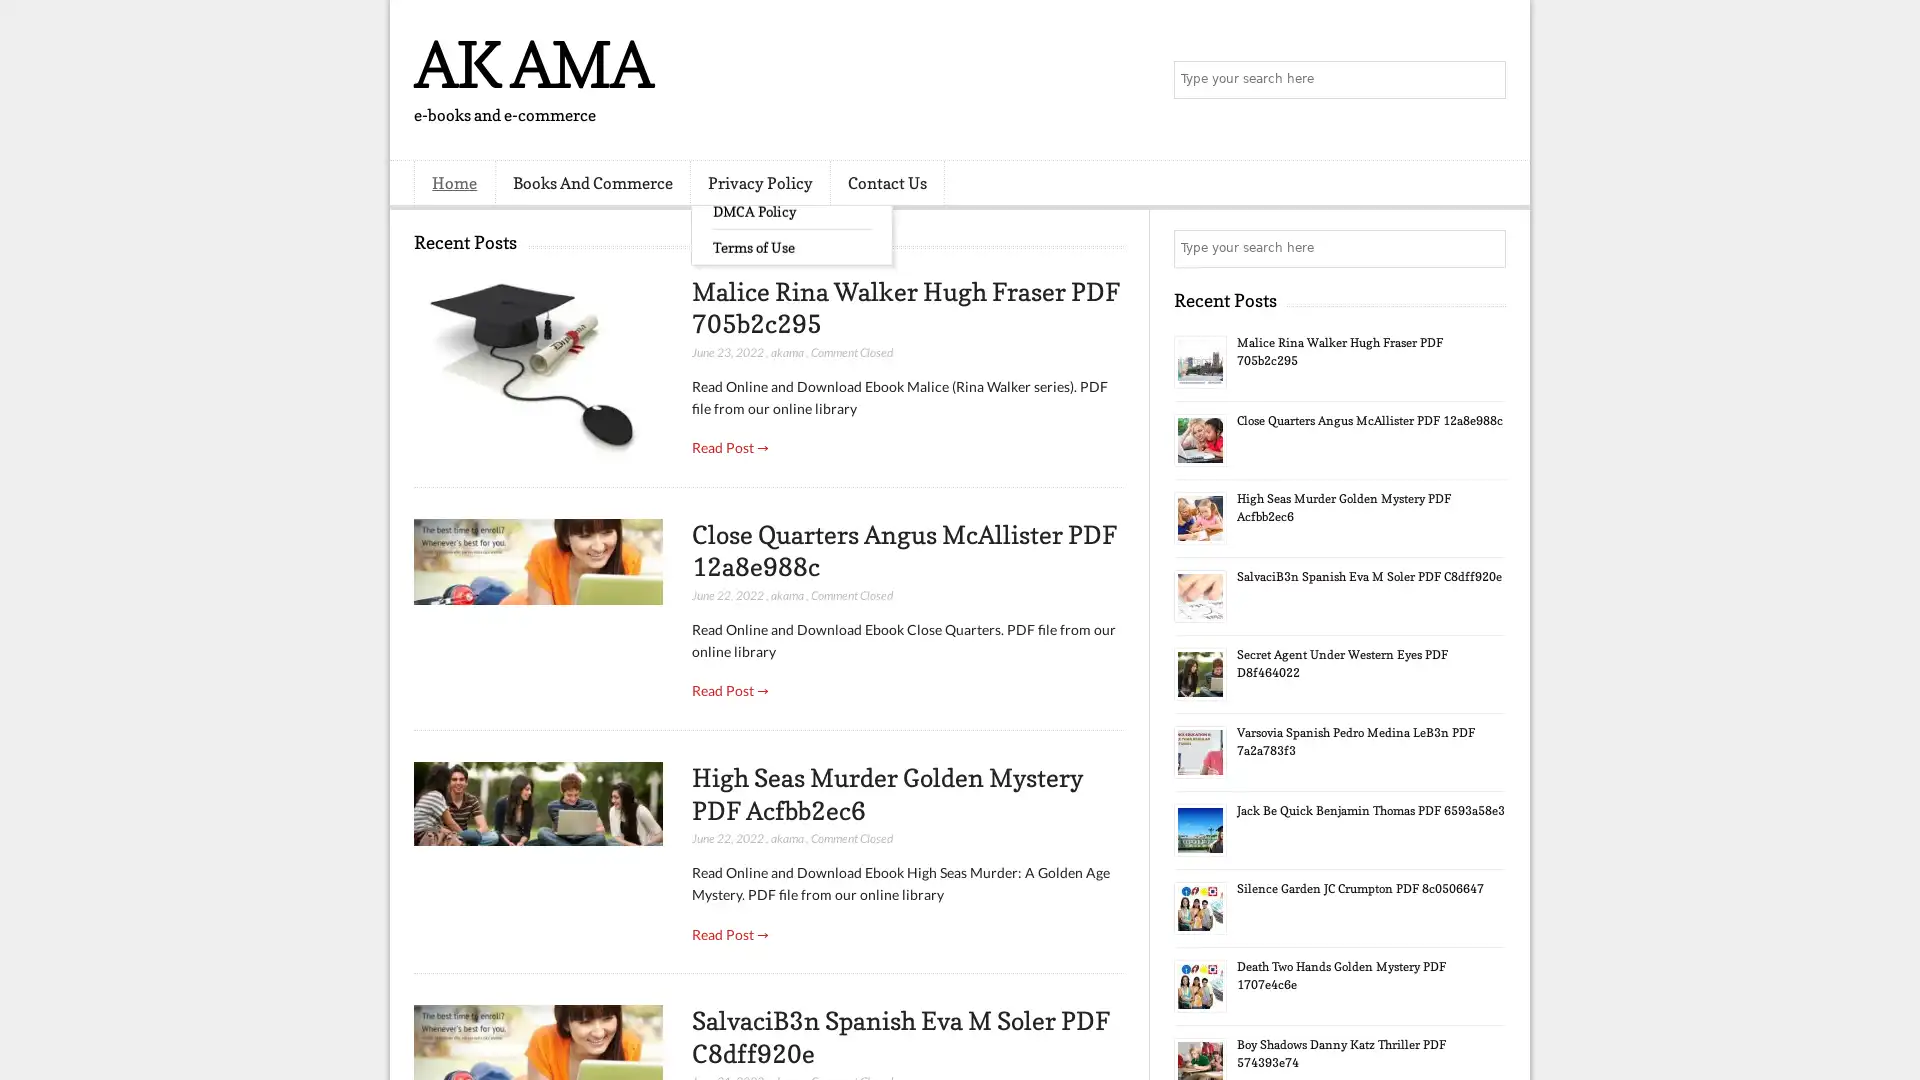 Image resolution: width=1920 pixels, height=1080 pixels. I want to click on Search, so click(1485, 80).